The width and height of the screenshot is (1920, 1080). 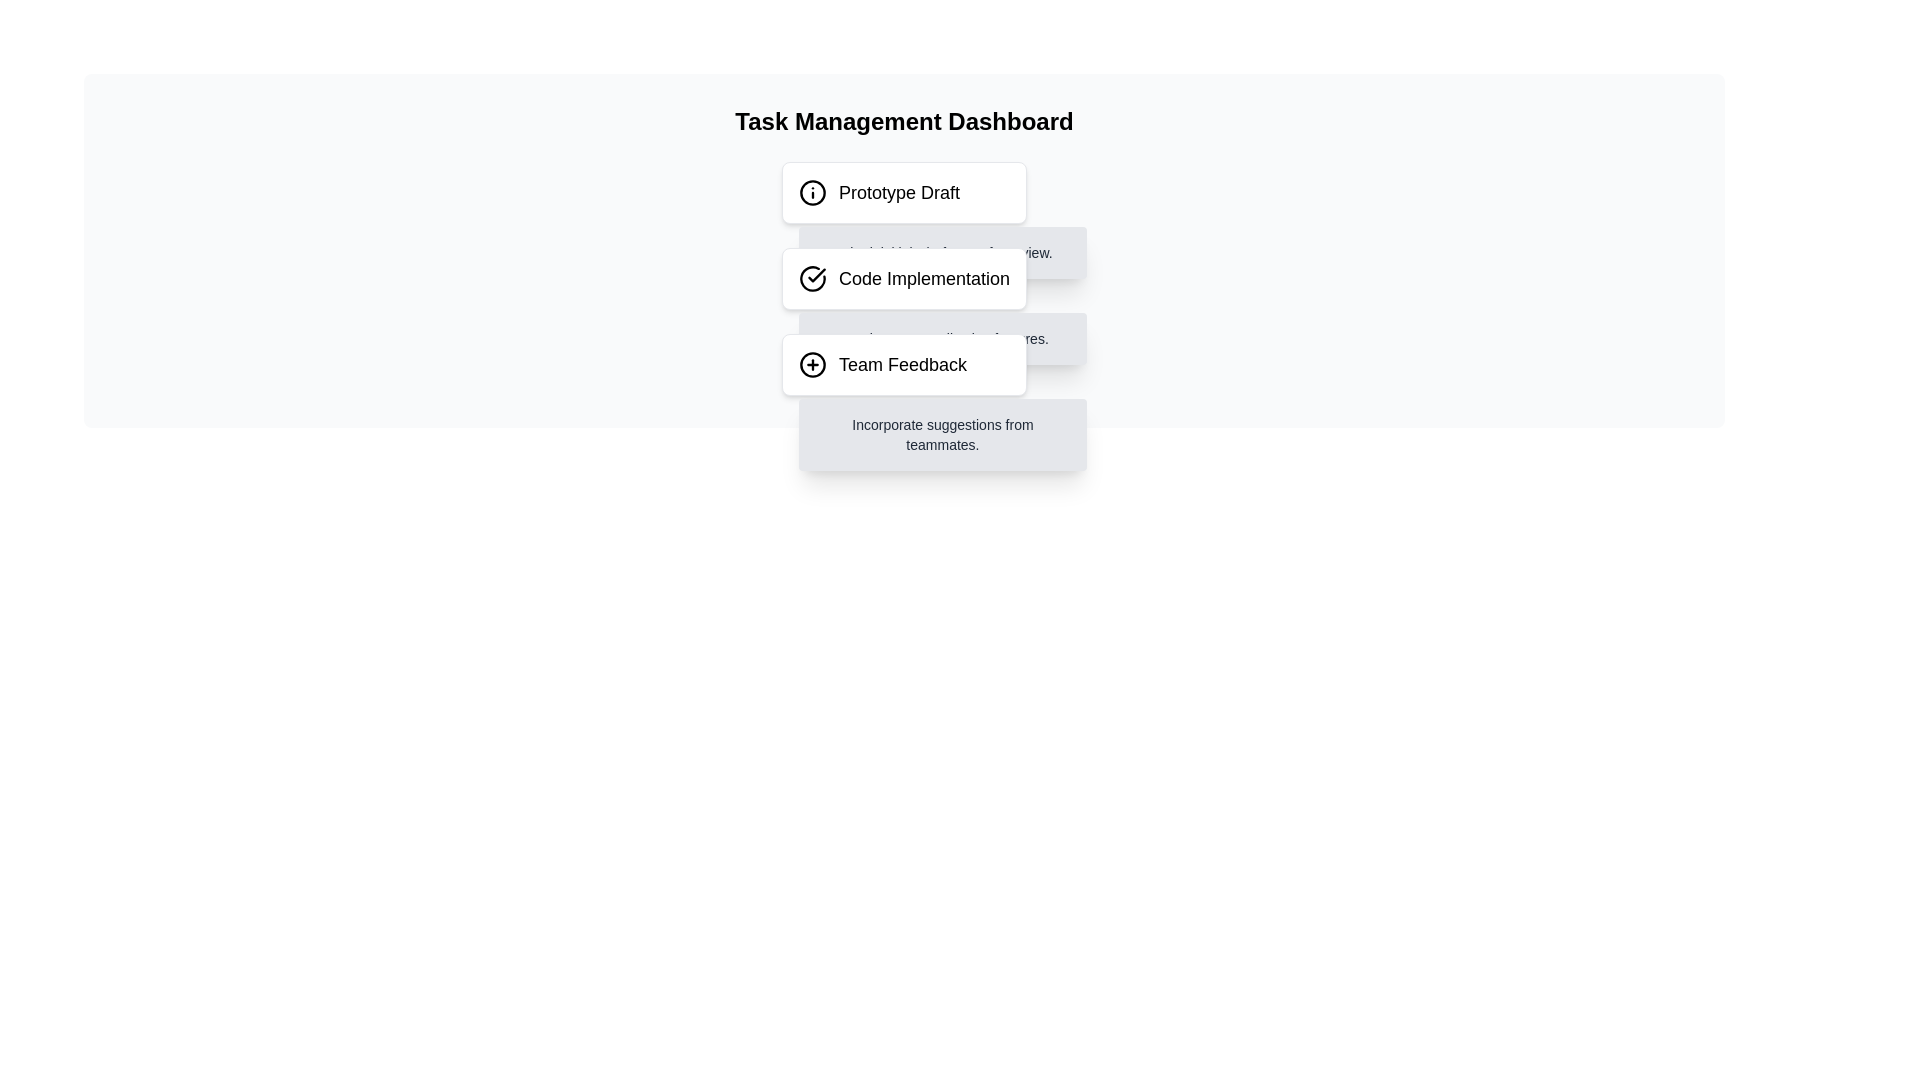 I want to click on information contained within the vertically stacked group of three rectangular containers located in the 'Task Management Dashboard' section, which includes an icon, a bold headline, and detailed text, so click(x=903, y=278).